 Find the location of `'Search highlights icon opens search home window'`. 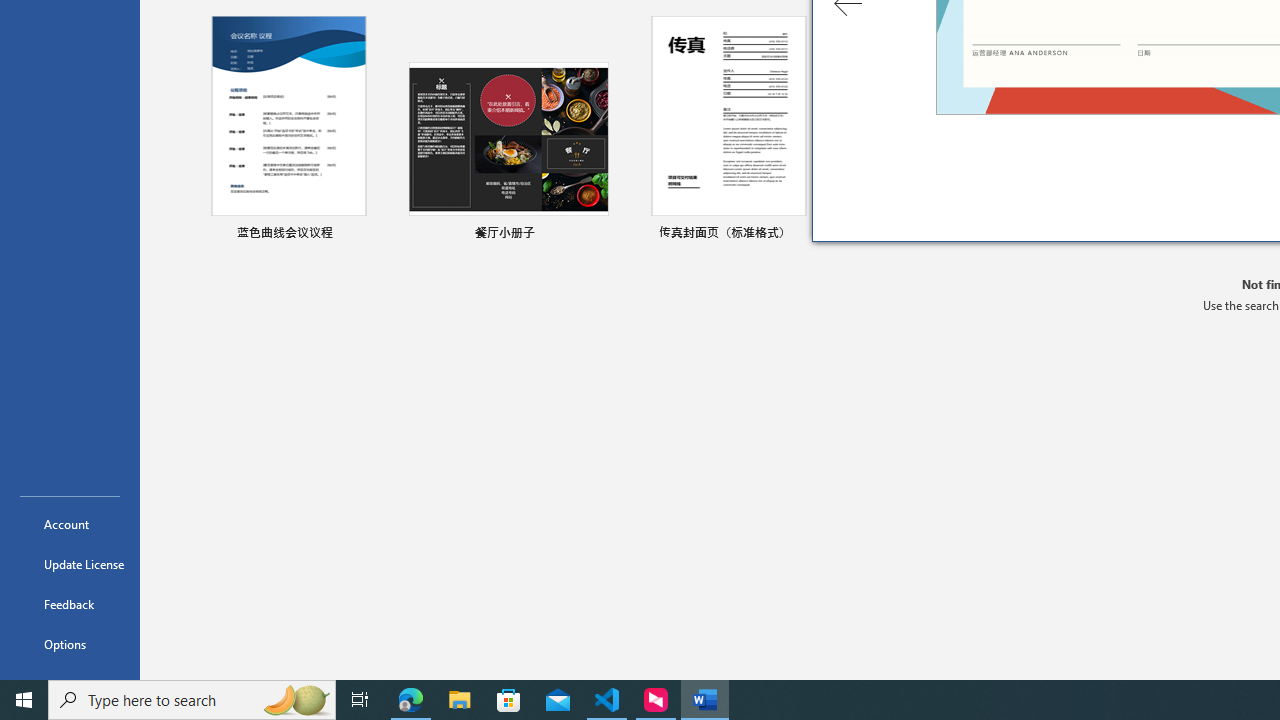

'Search highlights icon opens search home window' is located at coordinates (294, 698).